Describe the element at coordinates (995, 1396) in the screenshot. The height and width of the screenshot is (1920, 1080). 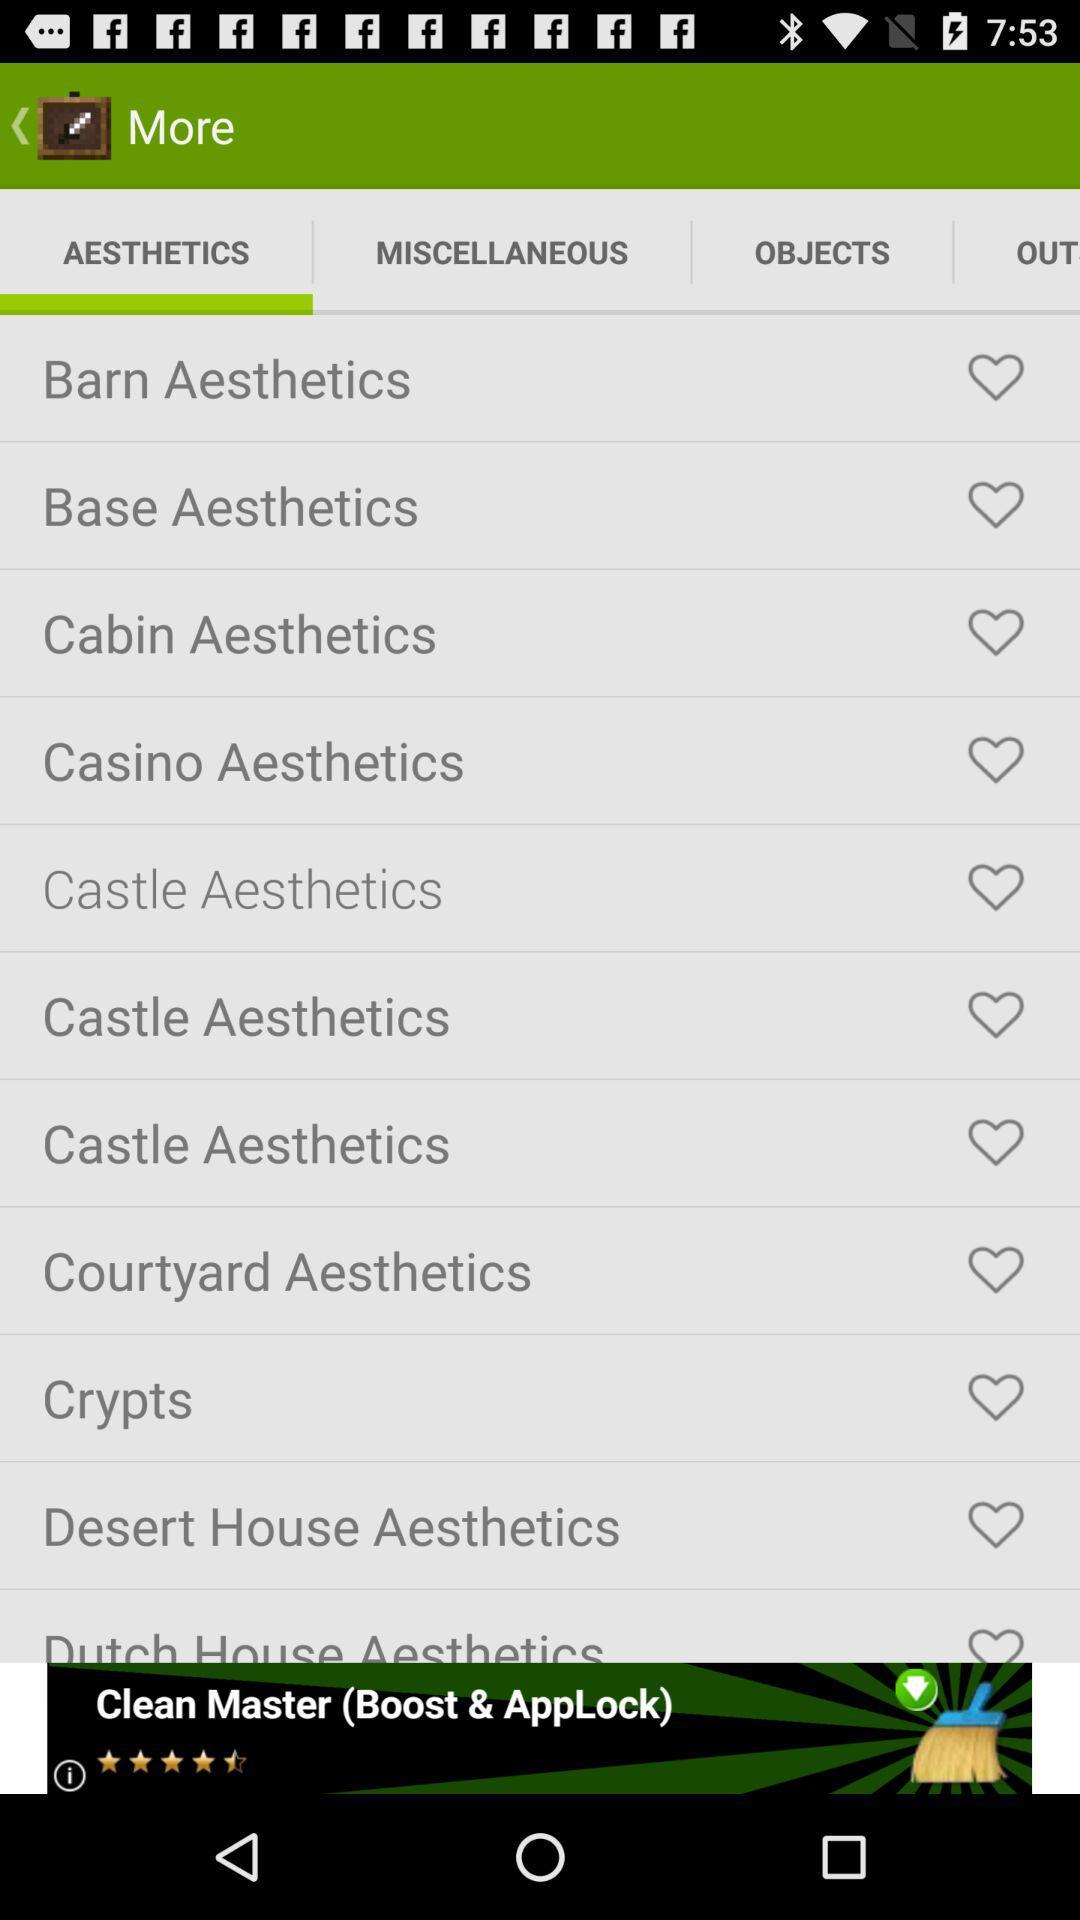
I see `autoplay option` at that location.